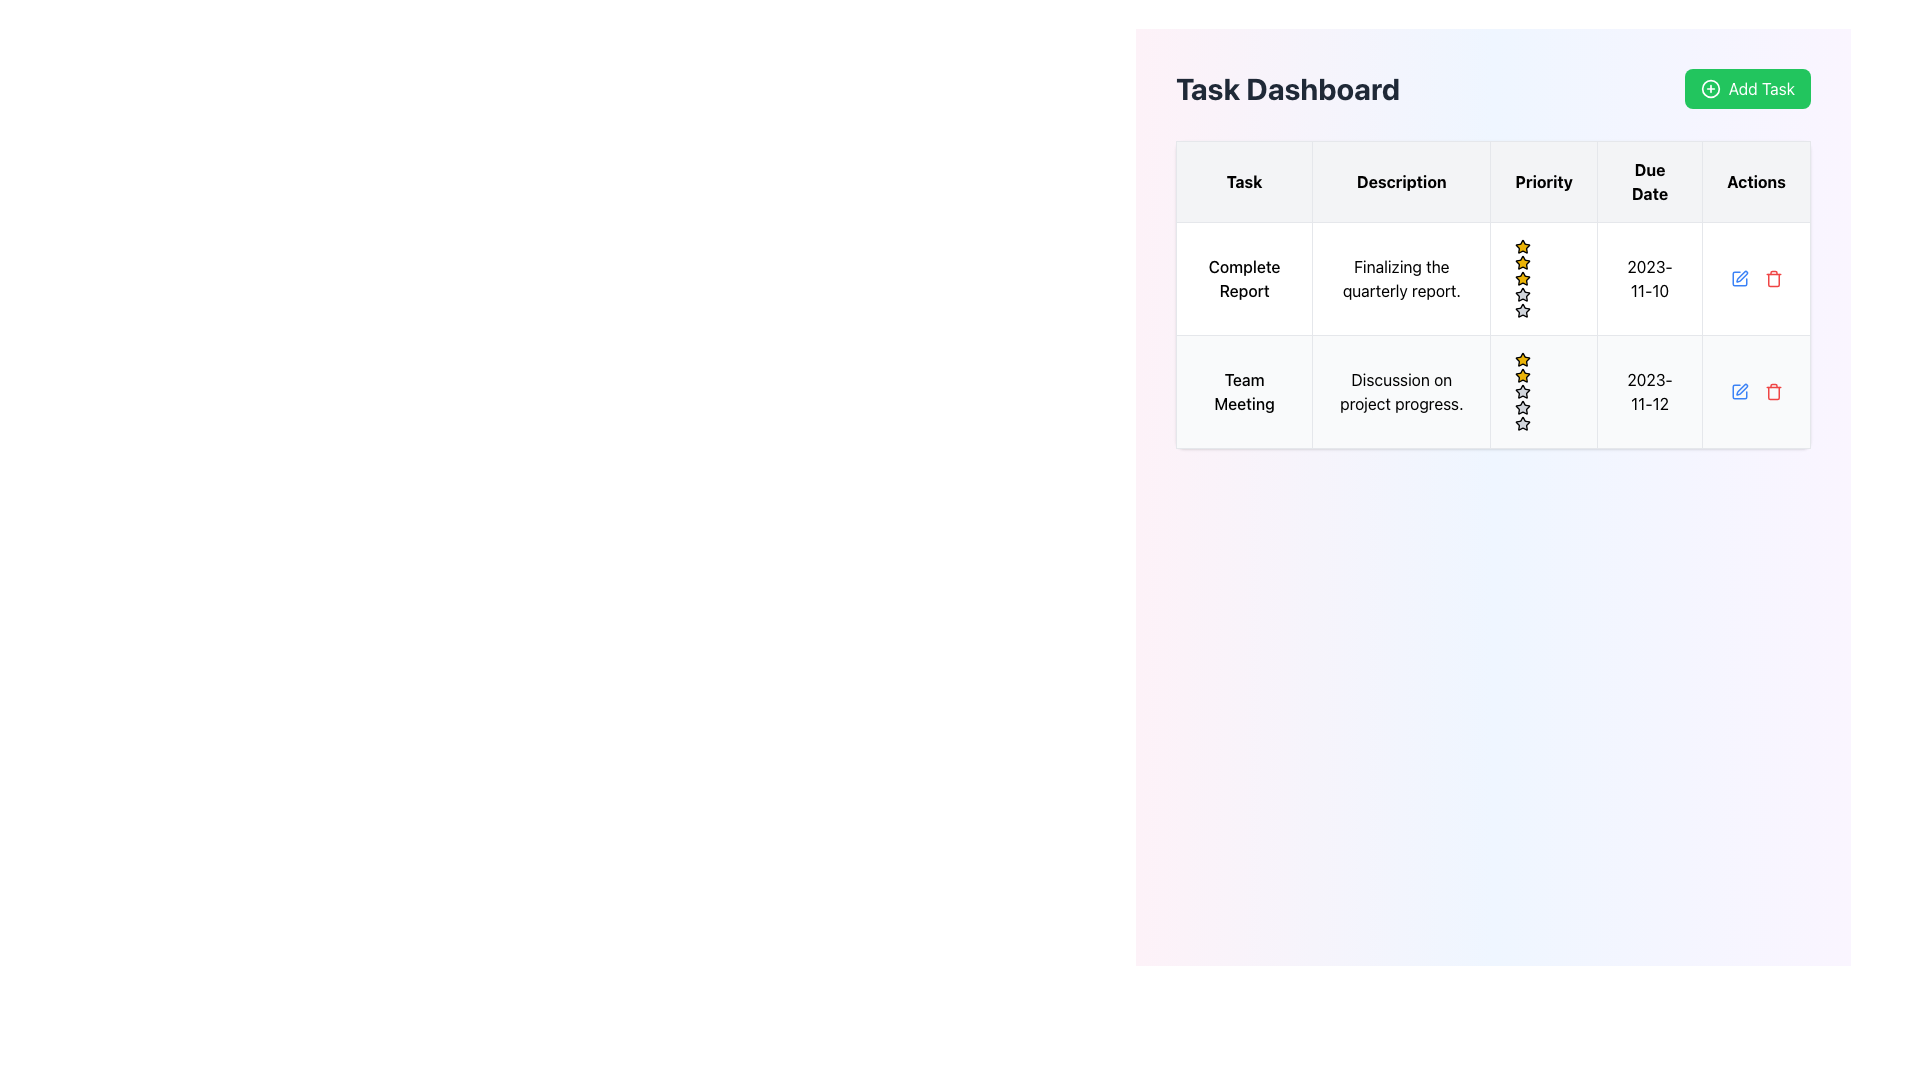 Image resolution: width=1920 pixels, height=1080 pixels. I want to click on the small blue pen icon in the 'Actions' column of the second row to initiate edit mode for the row, so click(1738, 392).